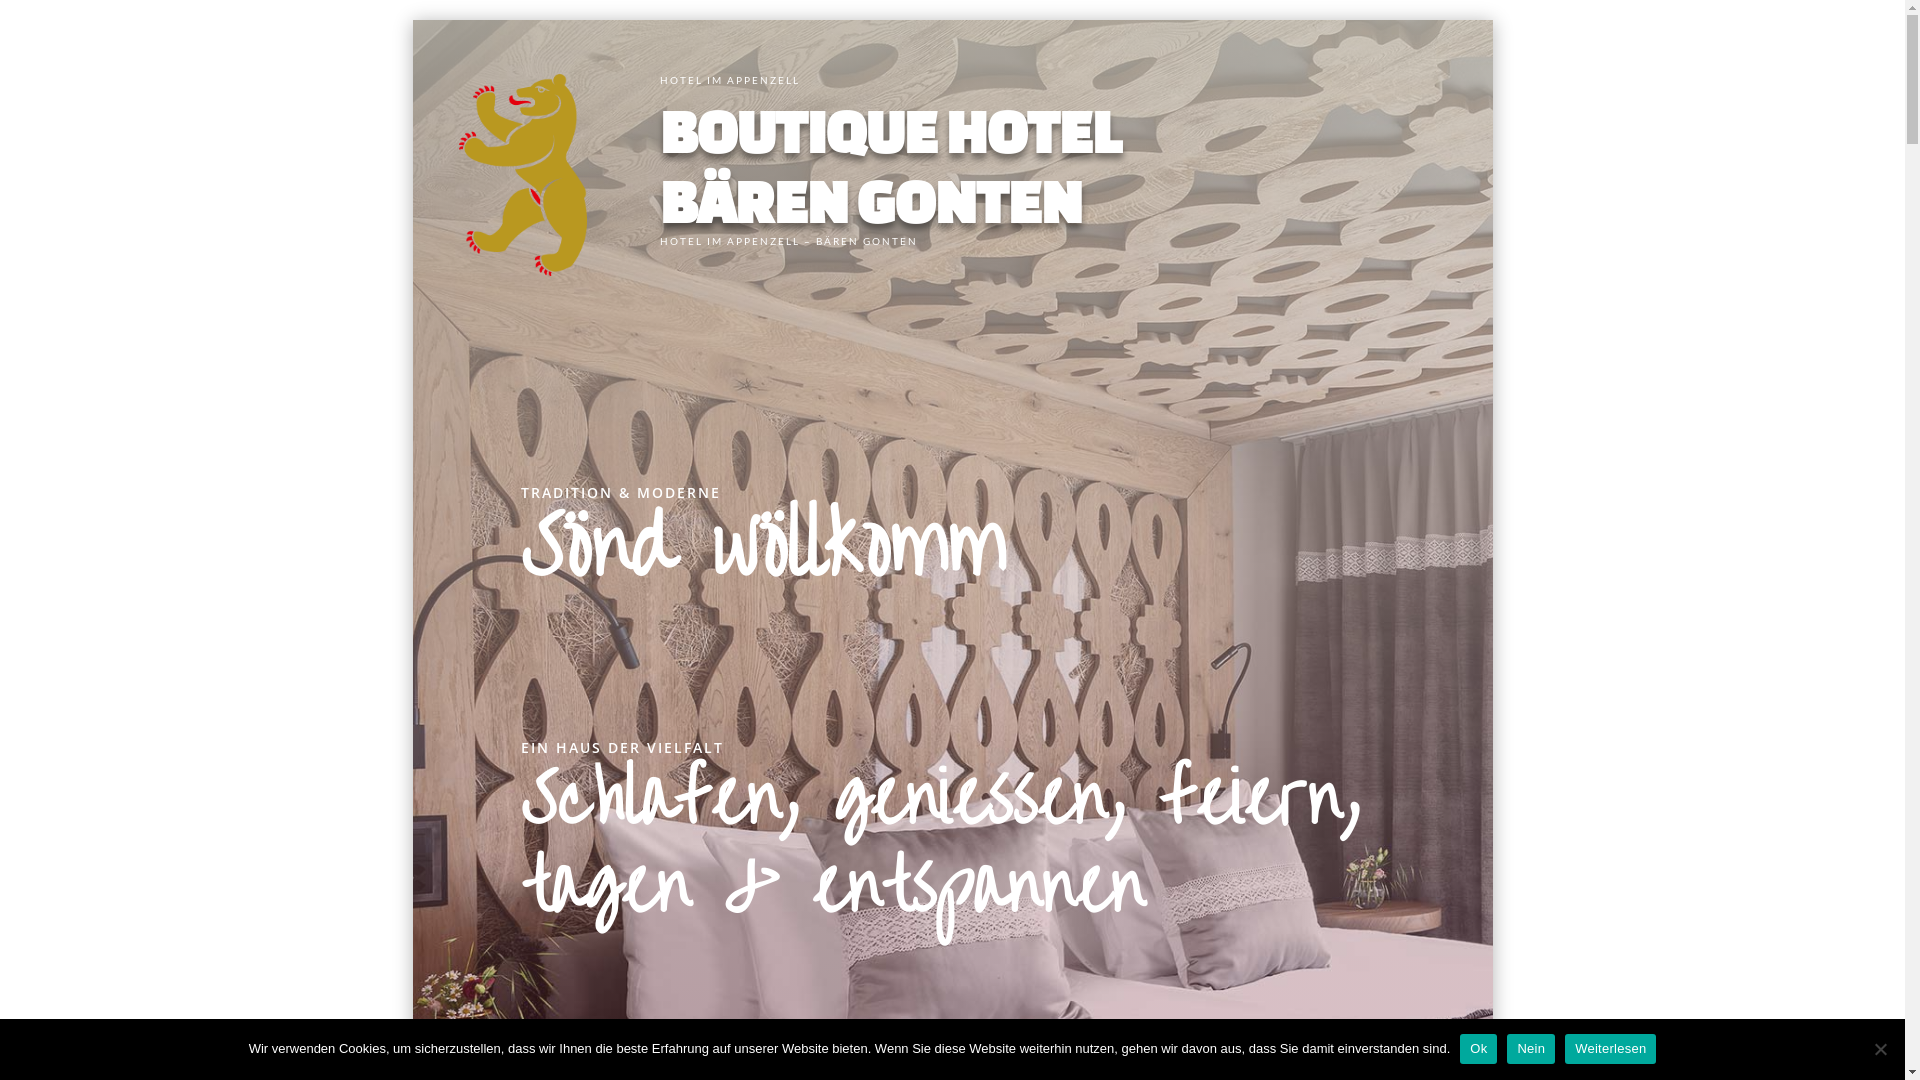 This screenshot has width=1920, height=1080. I want to click on 'Ok', so click(1459, 1048).